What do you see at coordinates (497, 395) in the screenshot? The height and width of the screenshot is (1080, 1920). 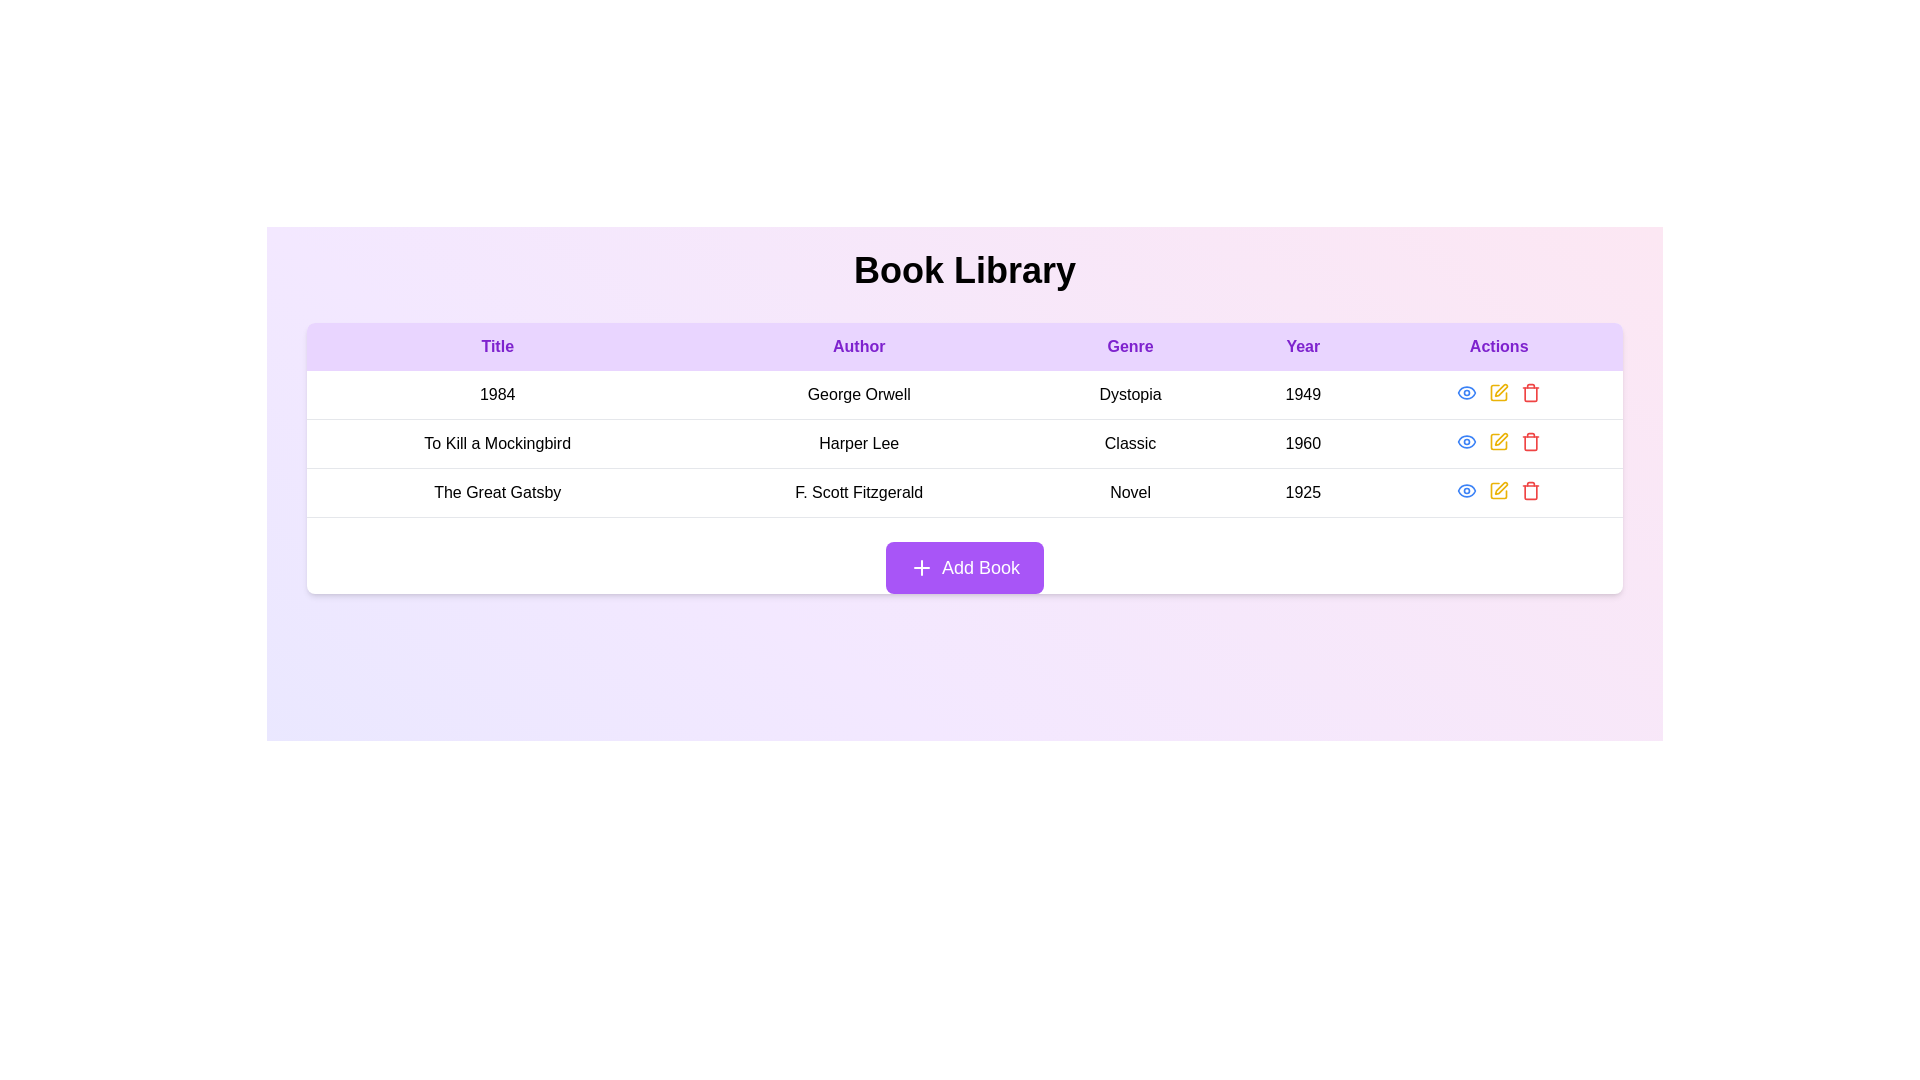 I see `on the text label displaying the year '1984', which is located in the first cell under the 'Title' column in the first row of the table` at bounding box center [497, 395].